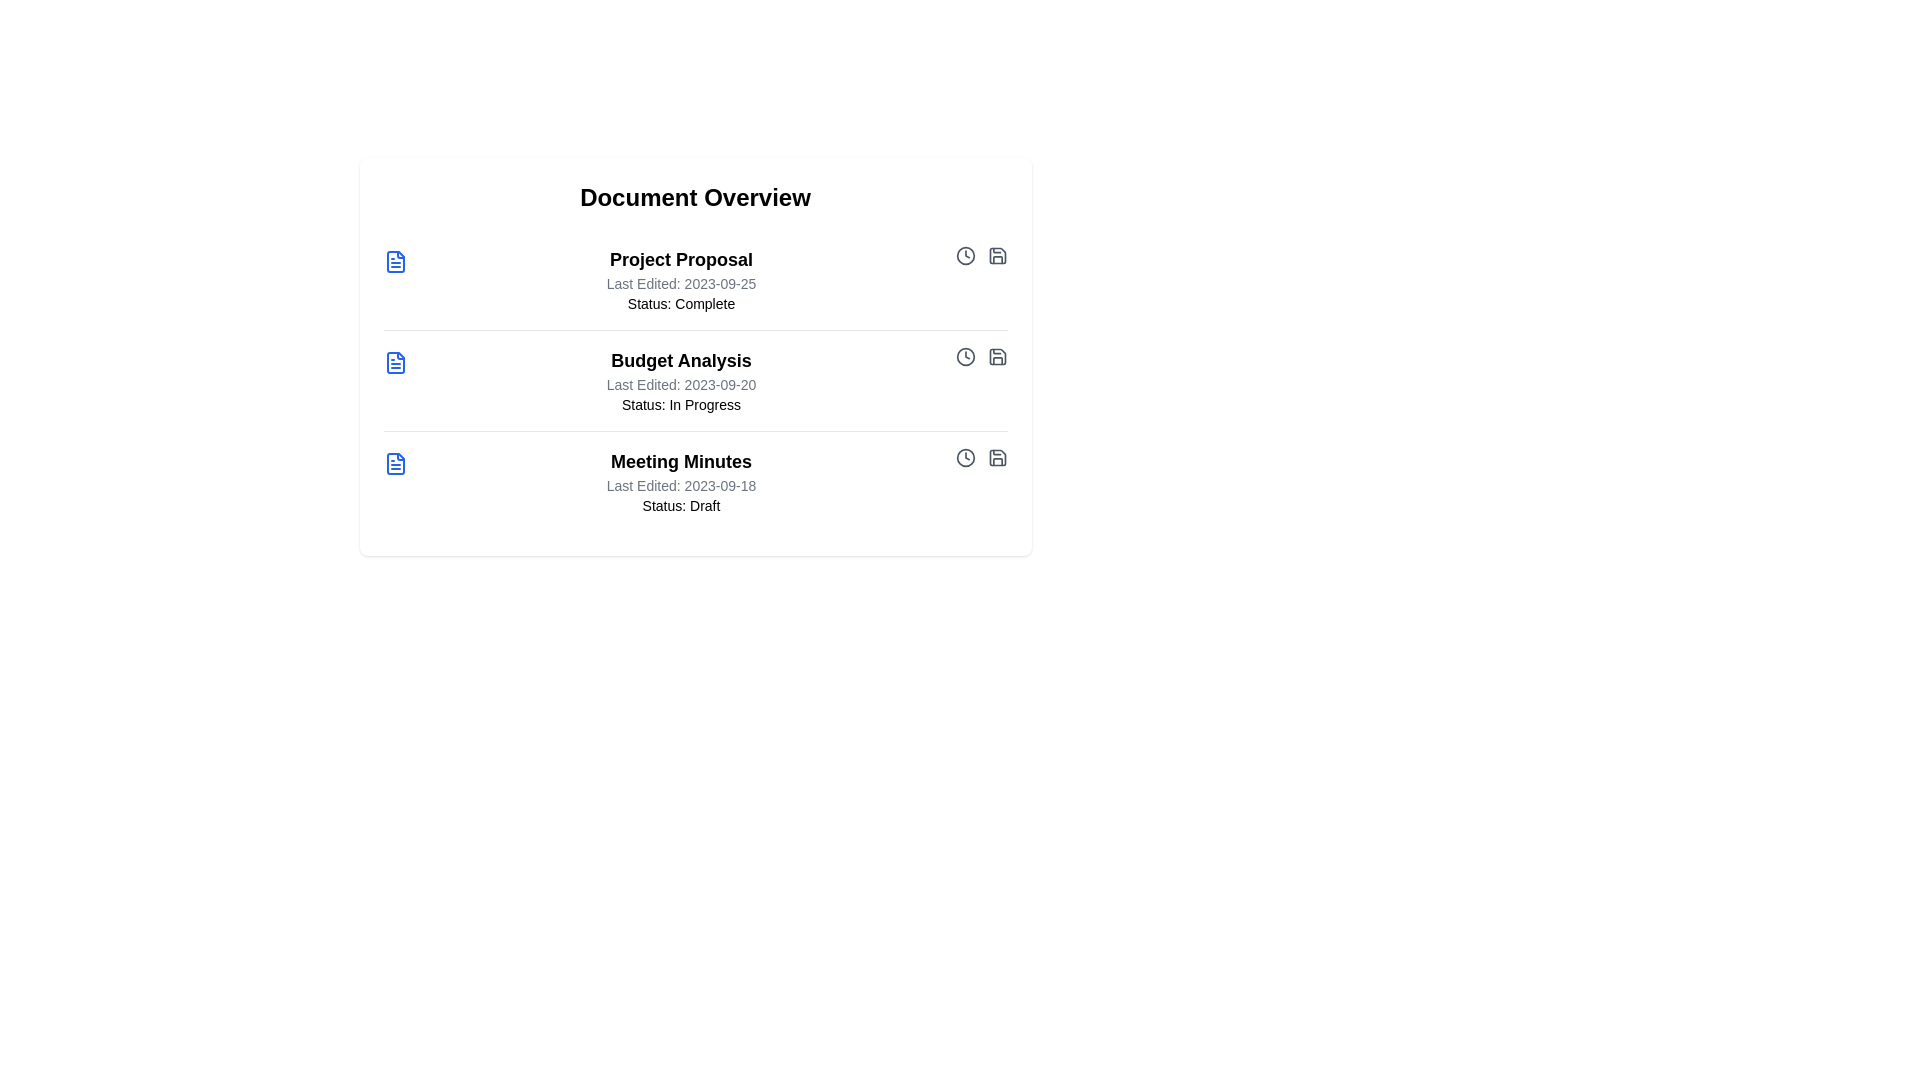 The image size is (1920, 1080). Describe the element at coordinates (422, 361) in the screenshot. I see `the document title or icon to view its details. Specify the document to interact with using the parameter Budget Analysis` at that location.